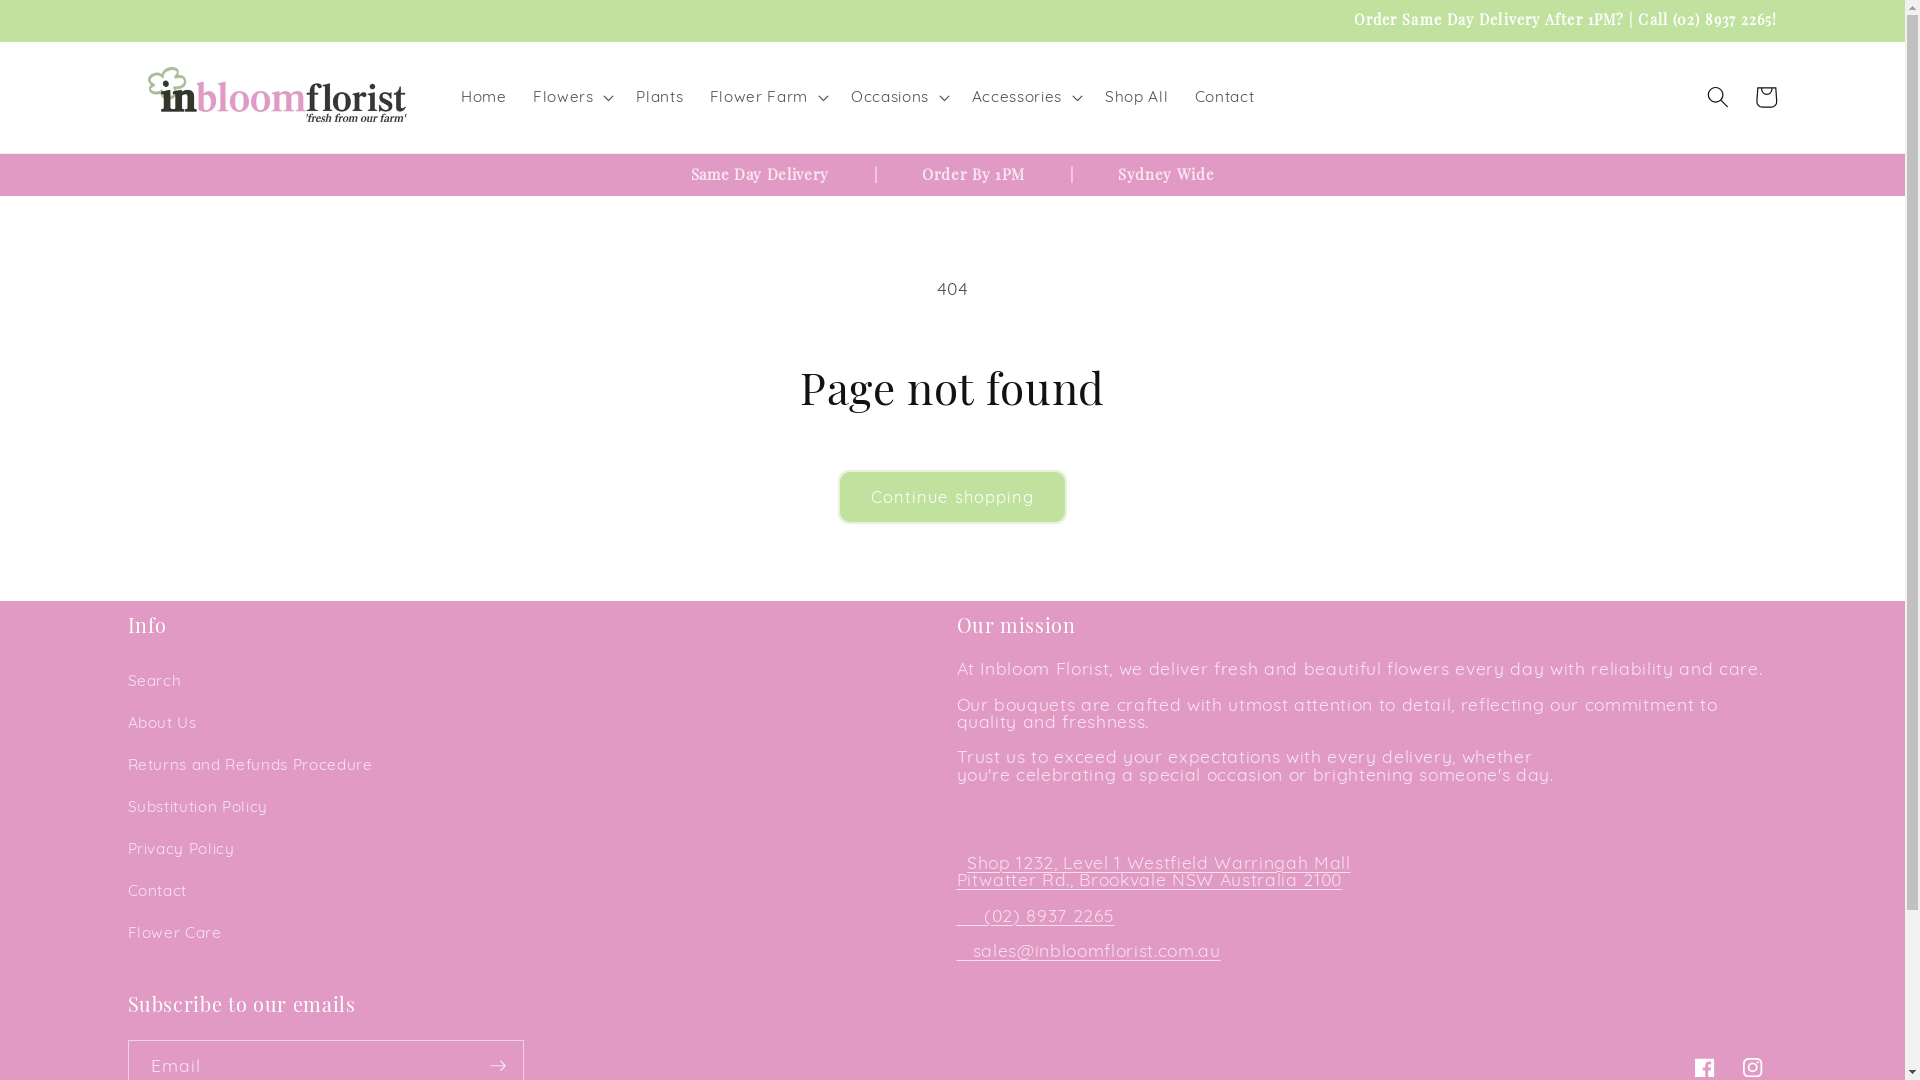 Image resolution: width=1920 pixels, height=1080 pixels. What do you see at coordinates (249, 764) in the screenshot?
I see `'Returns and Refunds Procedure'` at bounding box center [249, 764].